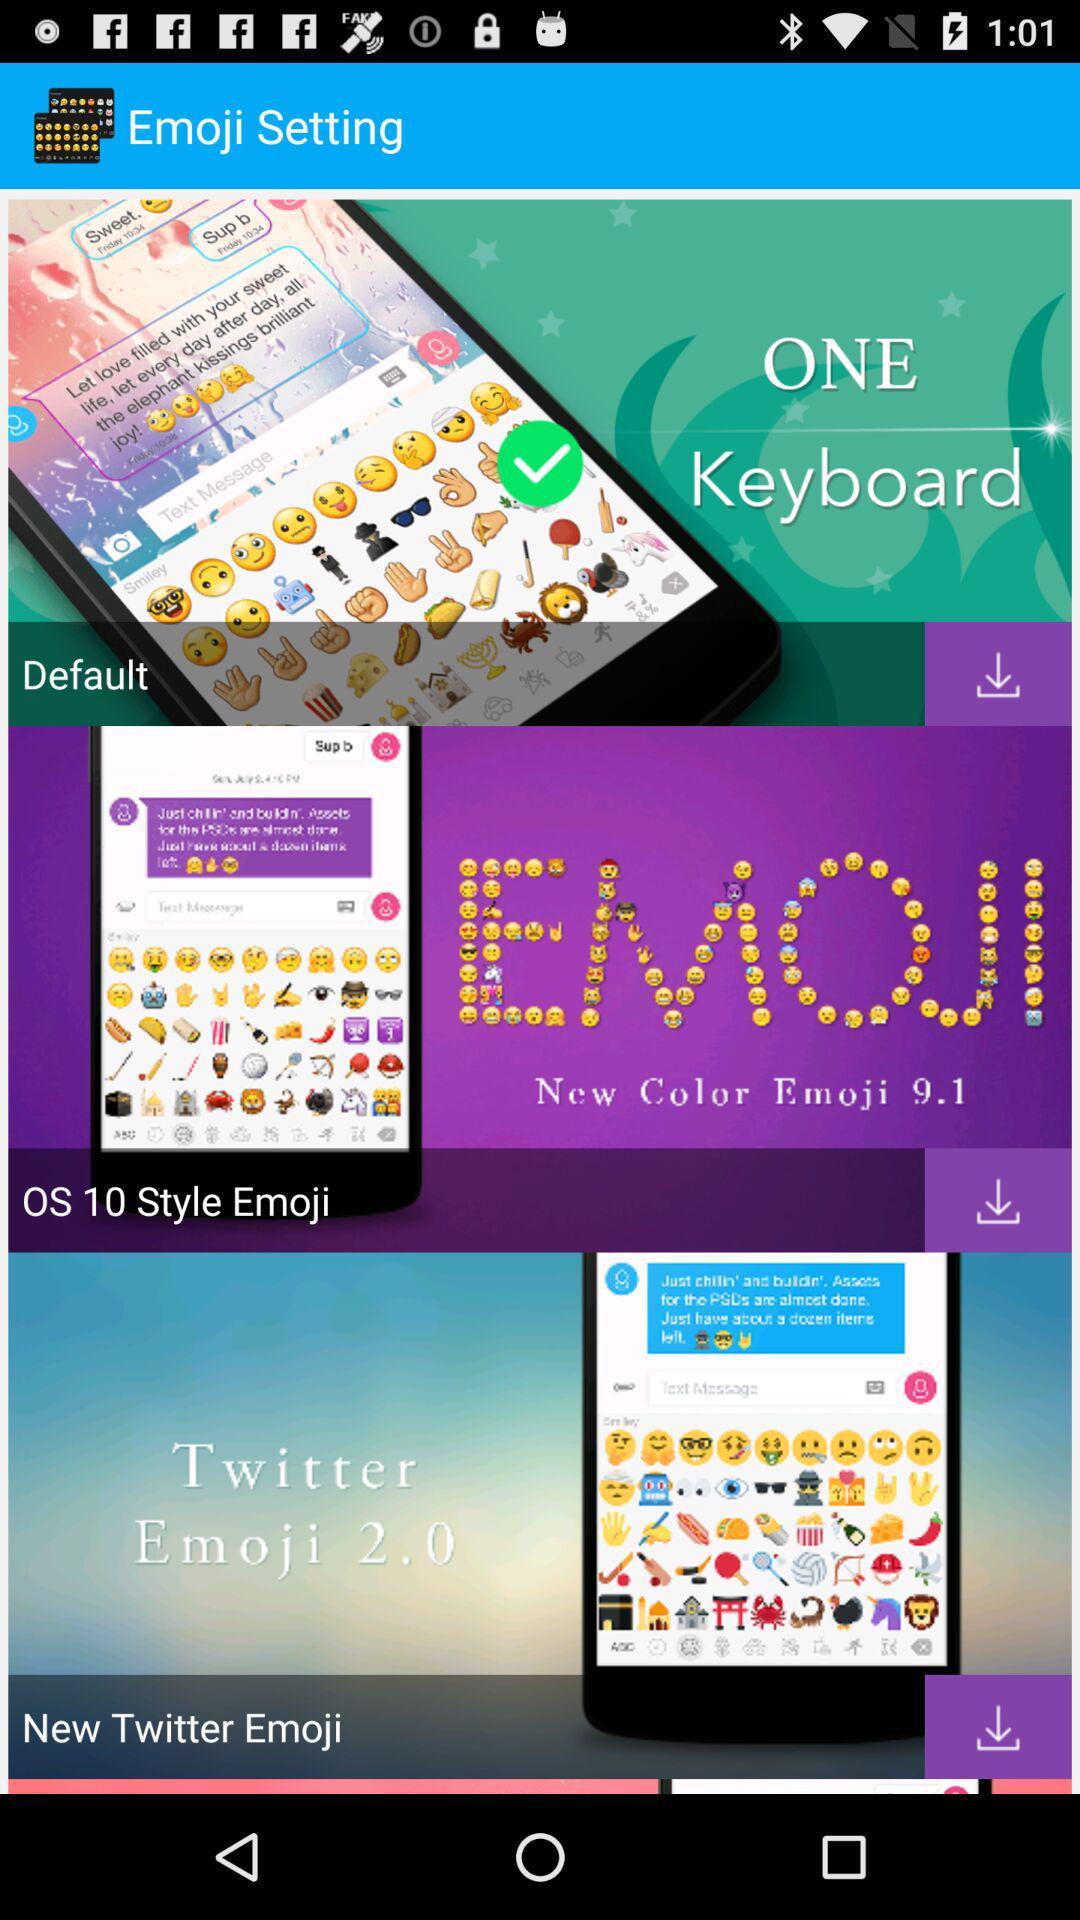 The width and height of the screenshot is (1080, 1920). I want to click on download new twitter emoji, so click(998, 1726).